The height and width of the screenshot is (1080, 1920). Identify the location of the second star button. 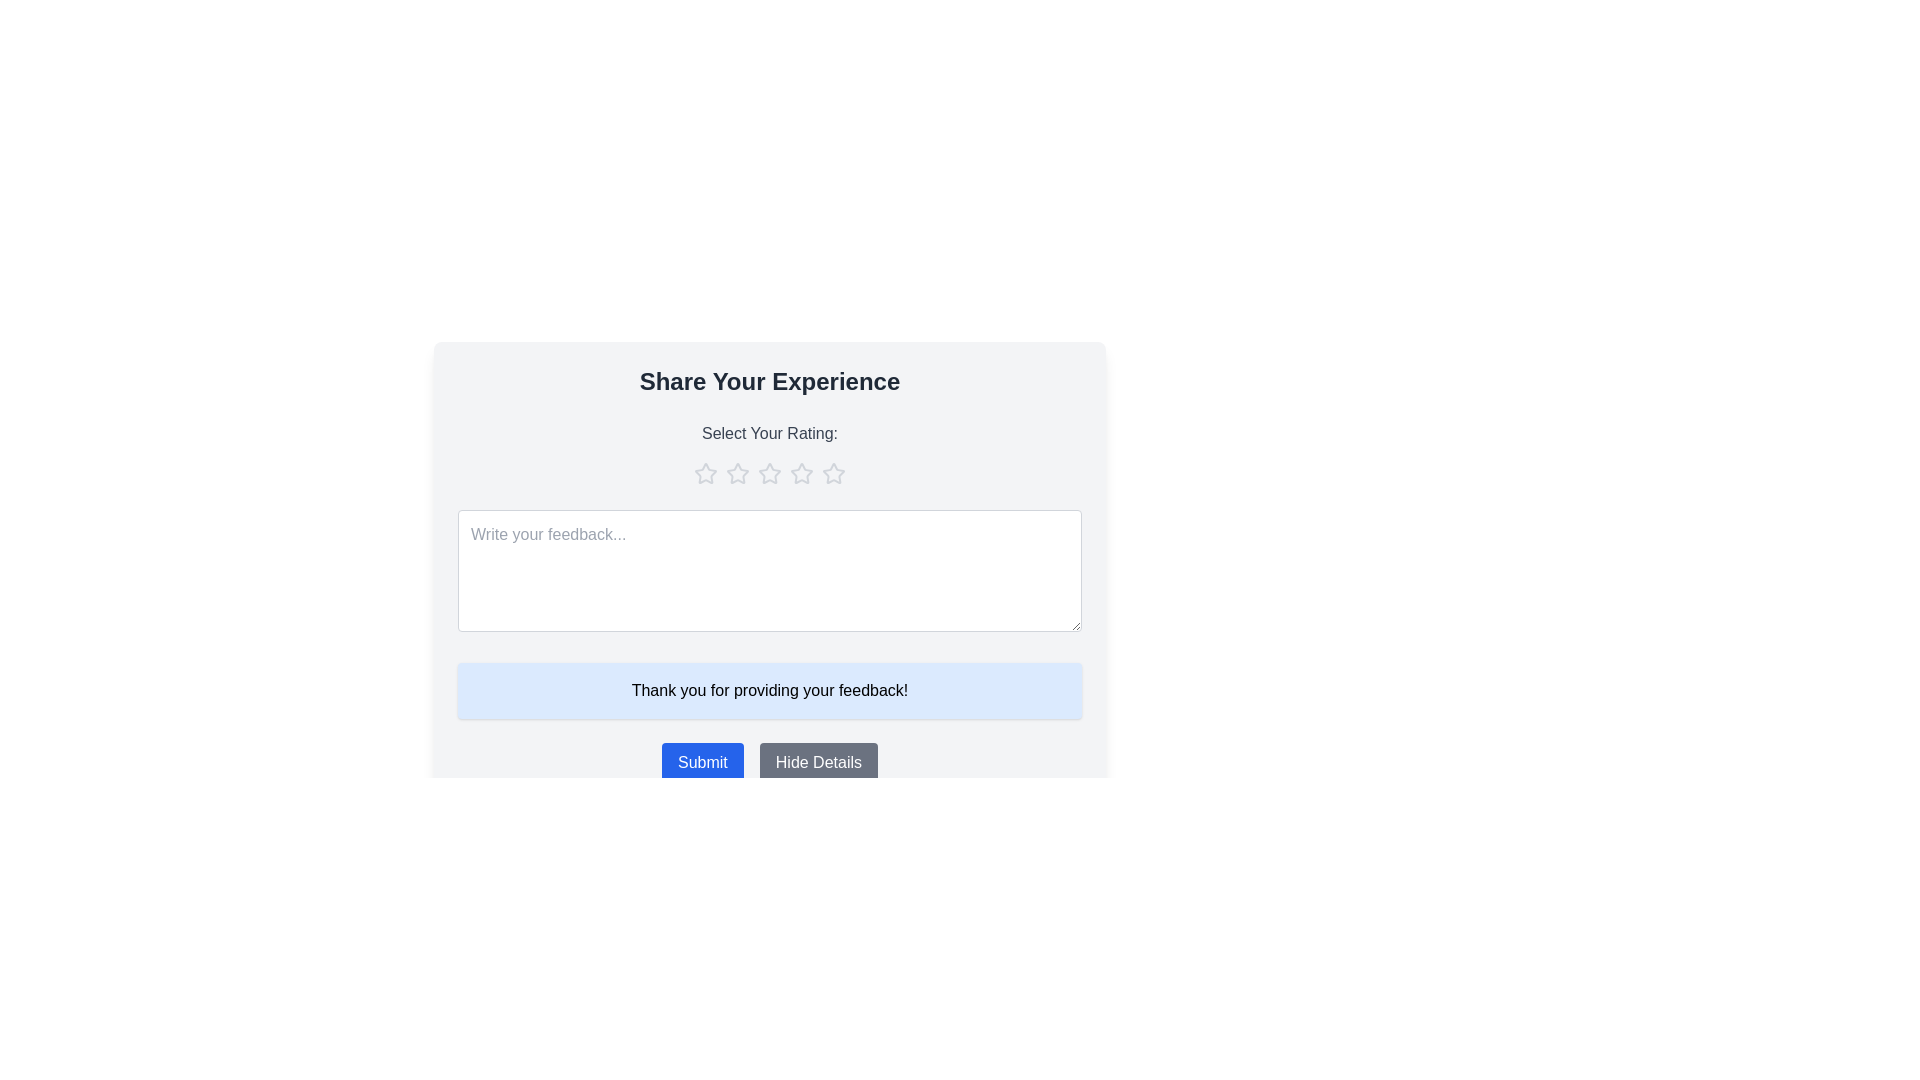
(768, 473).